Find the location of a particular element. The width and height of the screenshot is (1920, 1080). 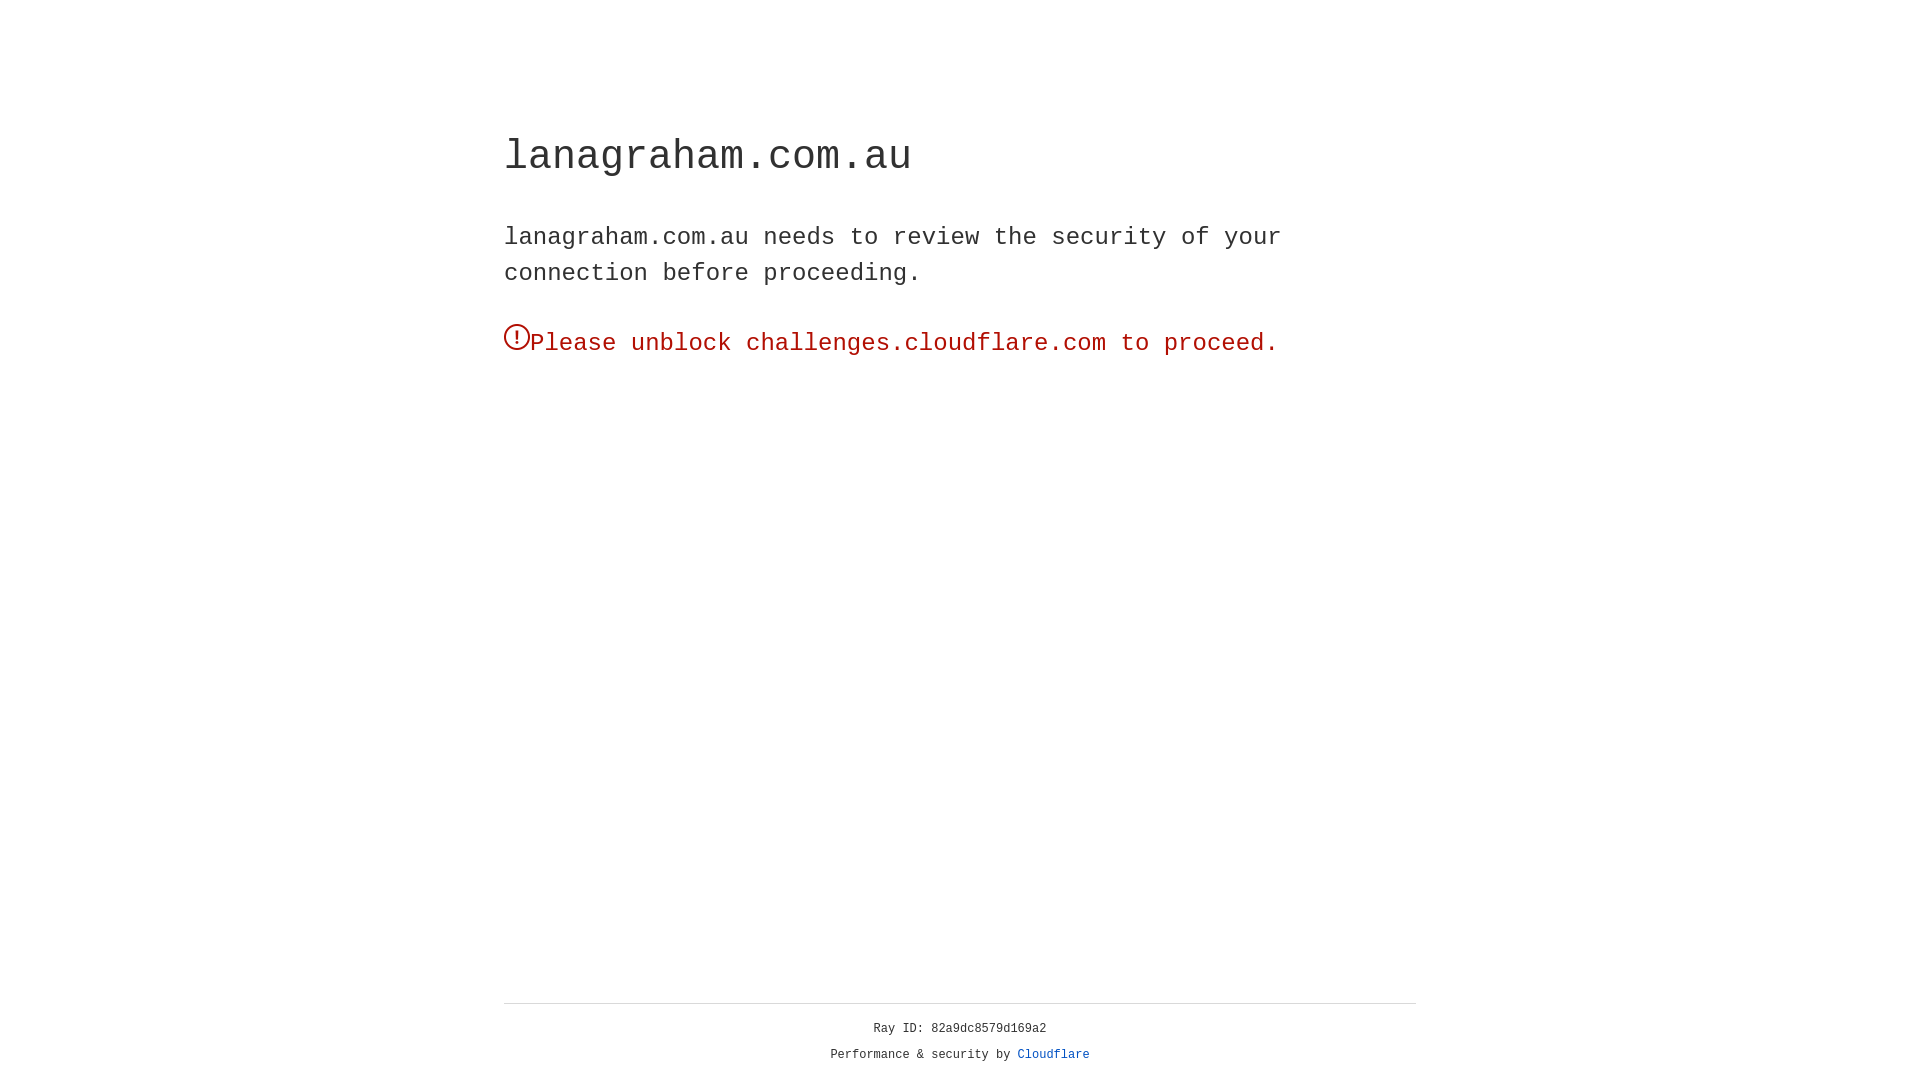

'Cloudflare' is located at coordinates (1053, 1054).